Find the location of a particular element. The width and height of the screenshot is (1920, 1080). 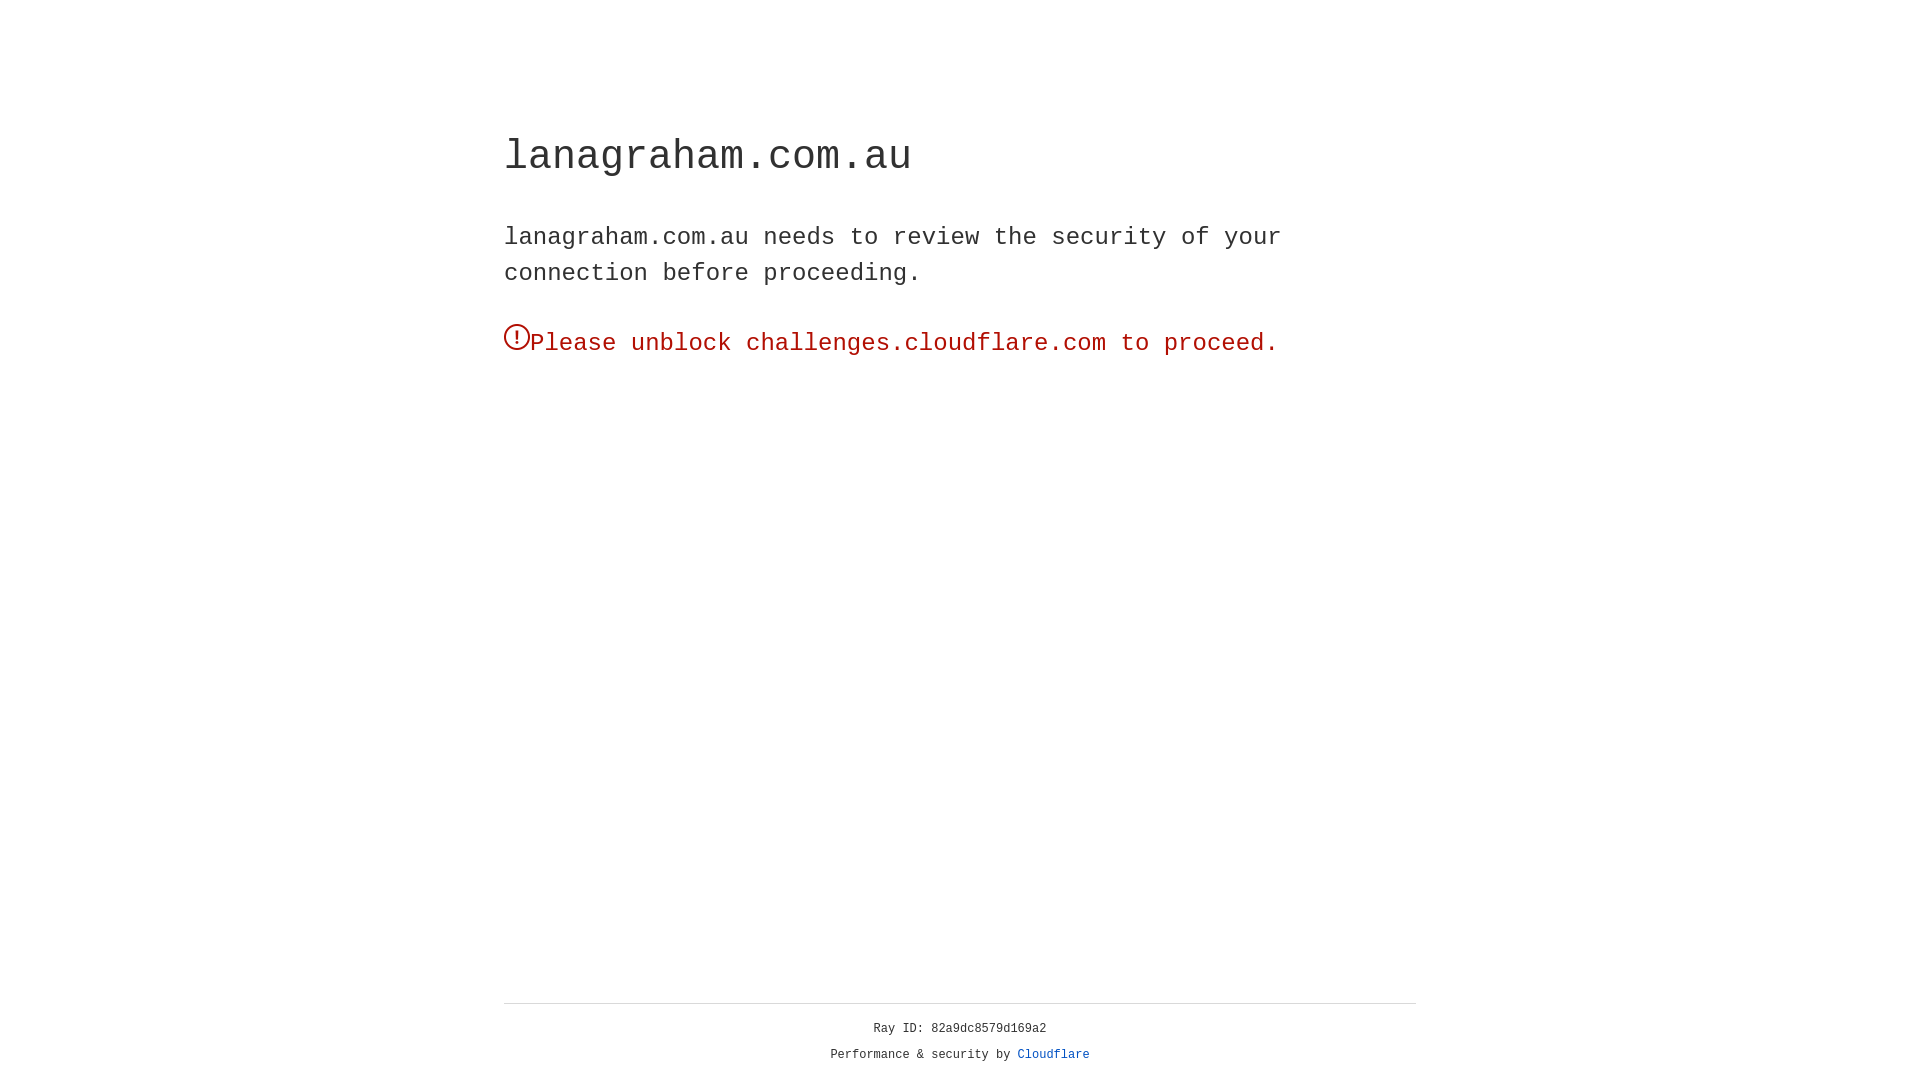

'Cloudflare' is located at coordinates (1053, 1054).